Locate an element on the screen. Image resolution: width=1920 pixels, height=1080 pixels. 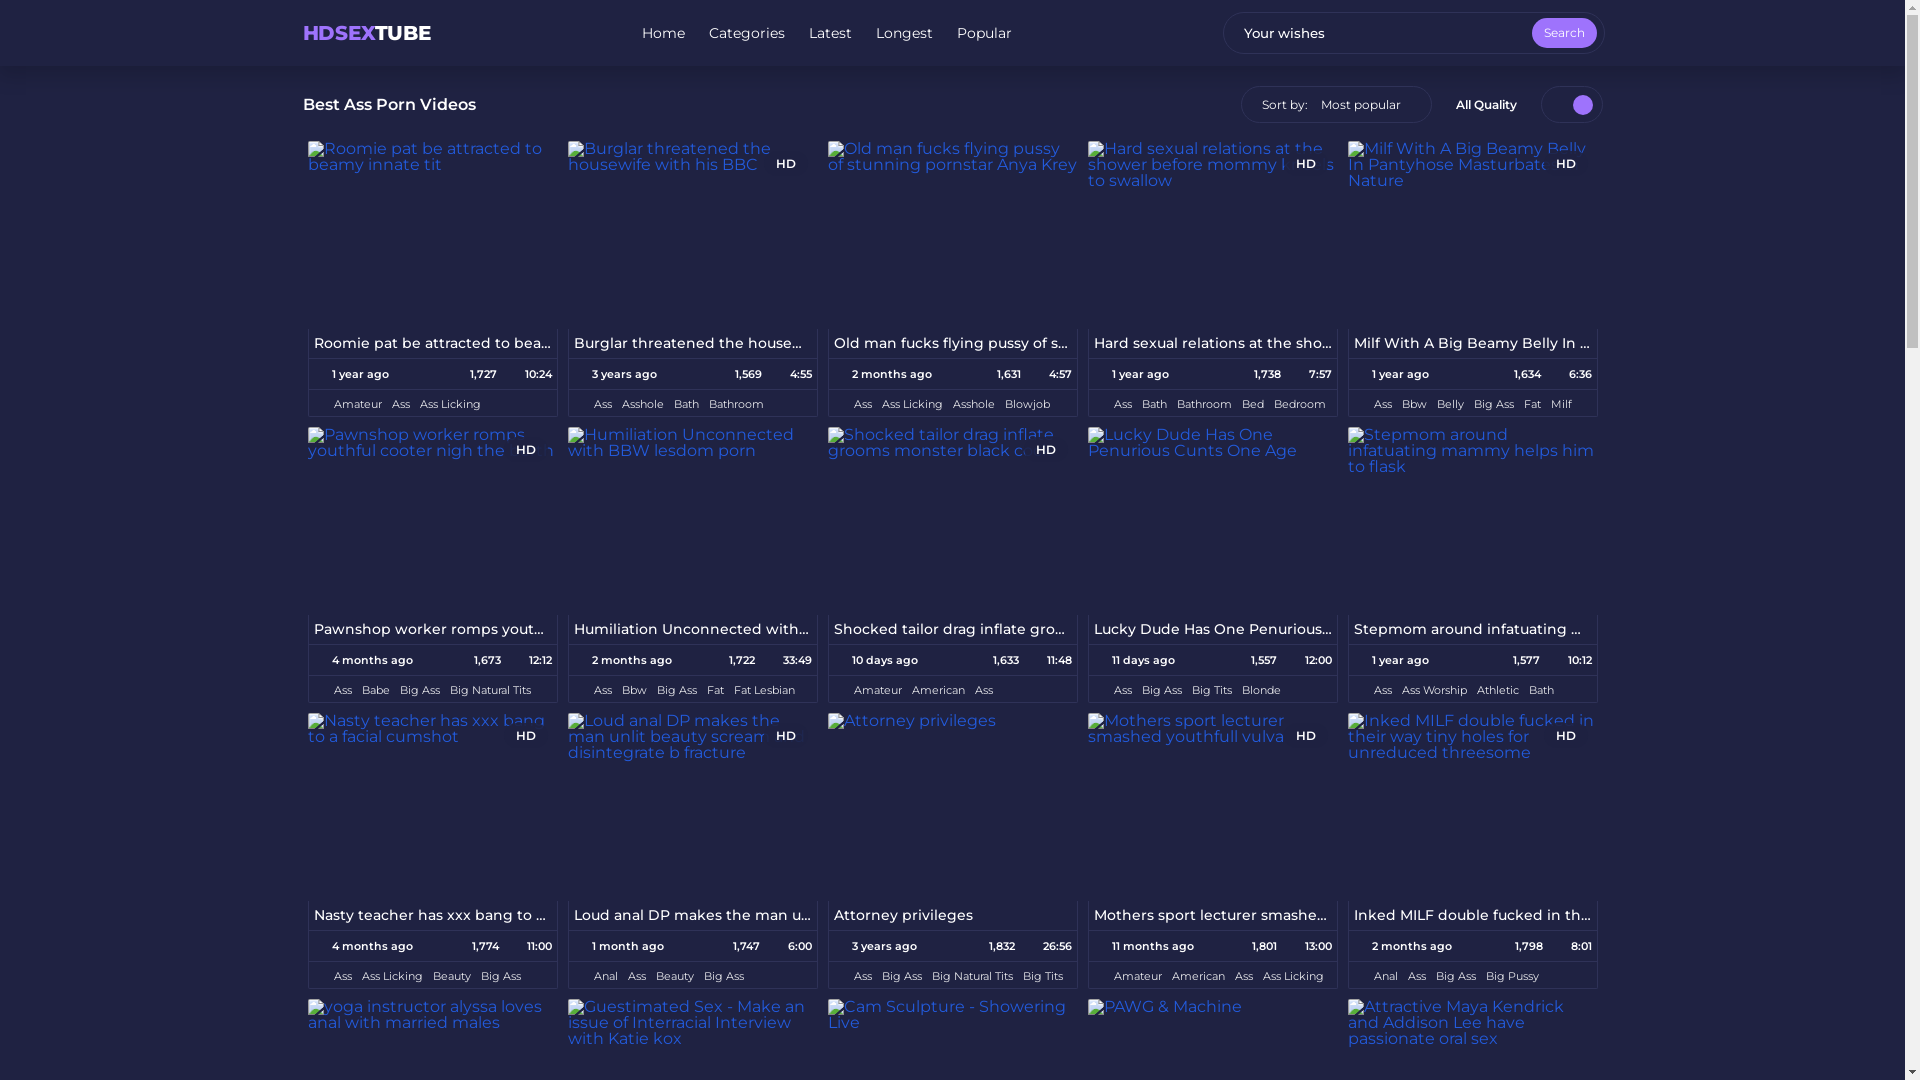
'Fat' is located at coordinates (714, 689).